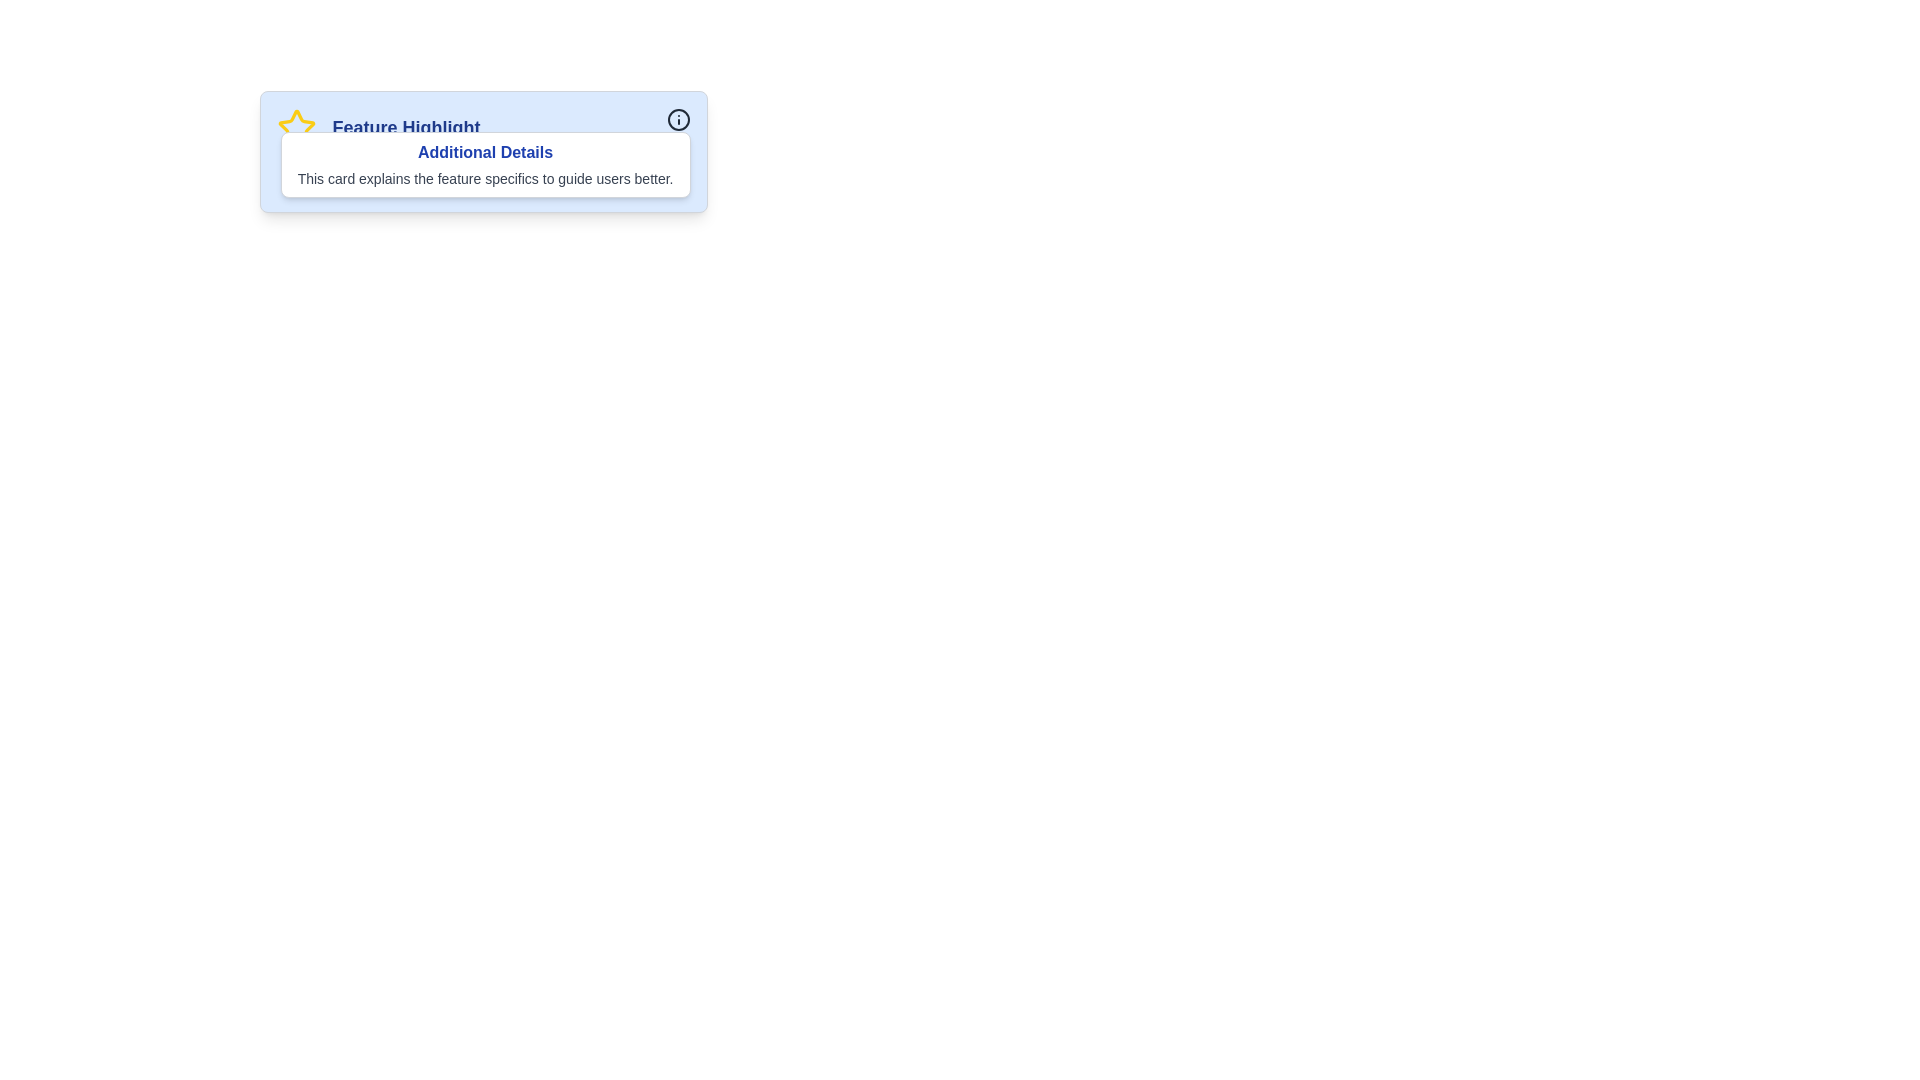  What do you see at coordinates (483, 127) in the screenshot?
I see `text of the Header element labeled 'Feature Highlight' that includes a yellow star icon, located at the top of the card component` at bounding box center [483, 127].